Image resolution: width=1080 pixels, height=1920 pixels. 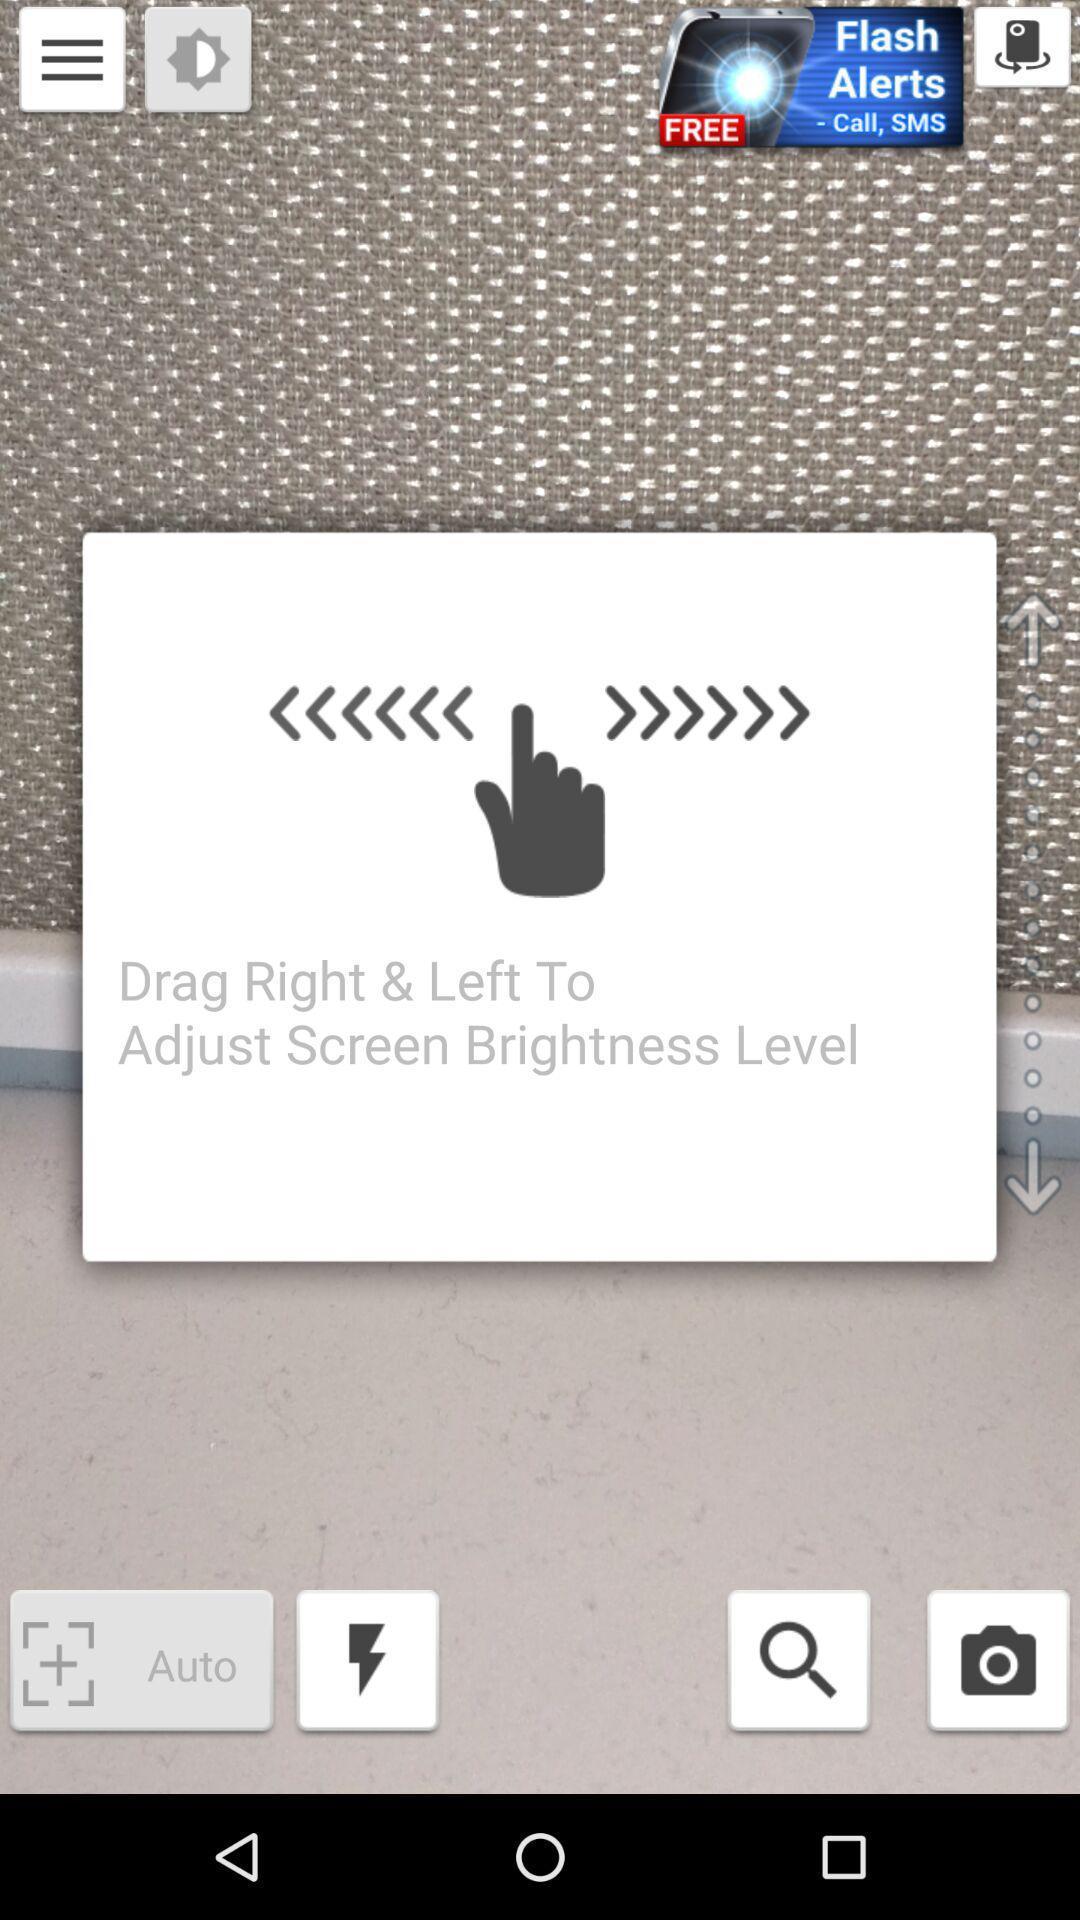 What do you see at coordinates (367, 1664) in the screenshot?
I see `flash on or off` at bounding box center [367, 1664].